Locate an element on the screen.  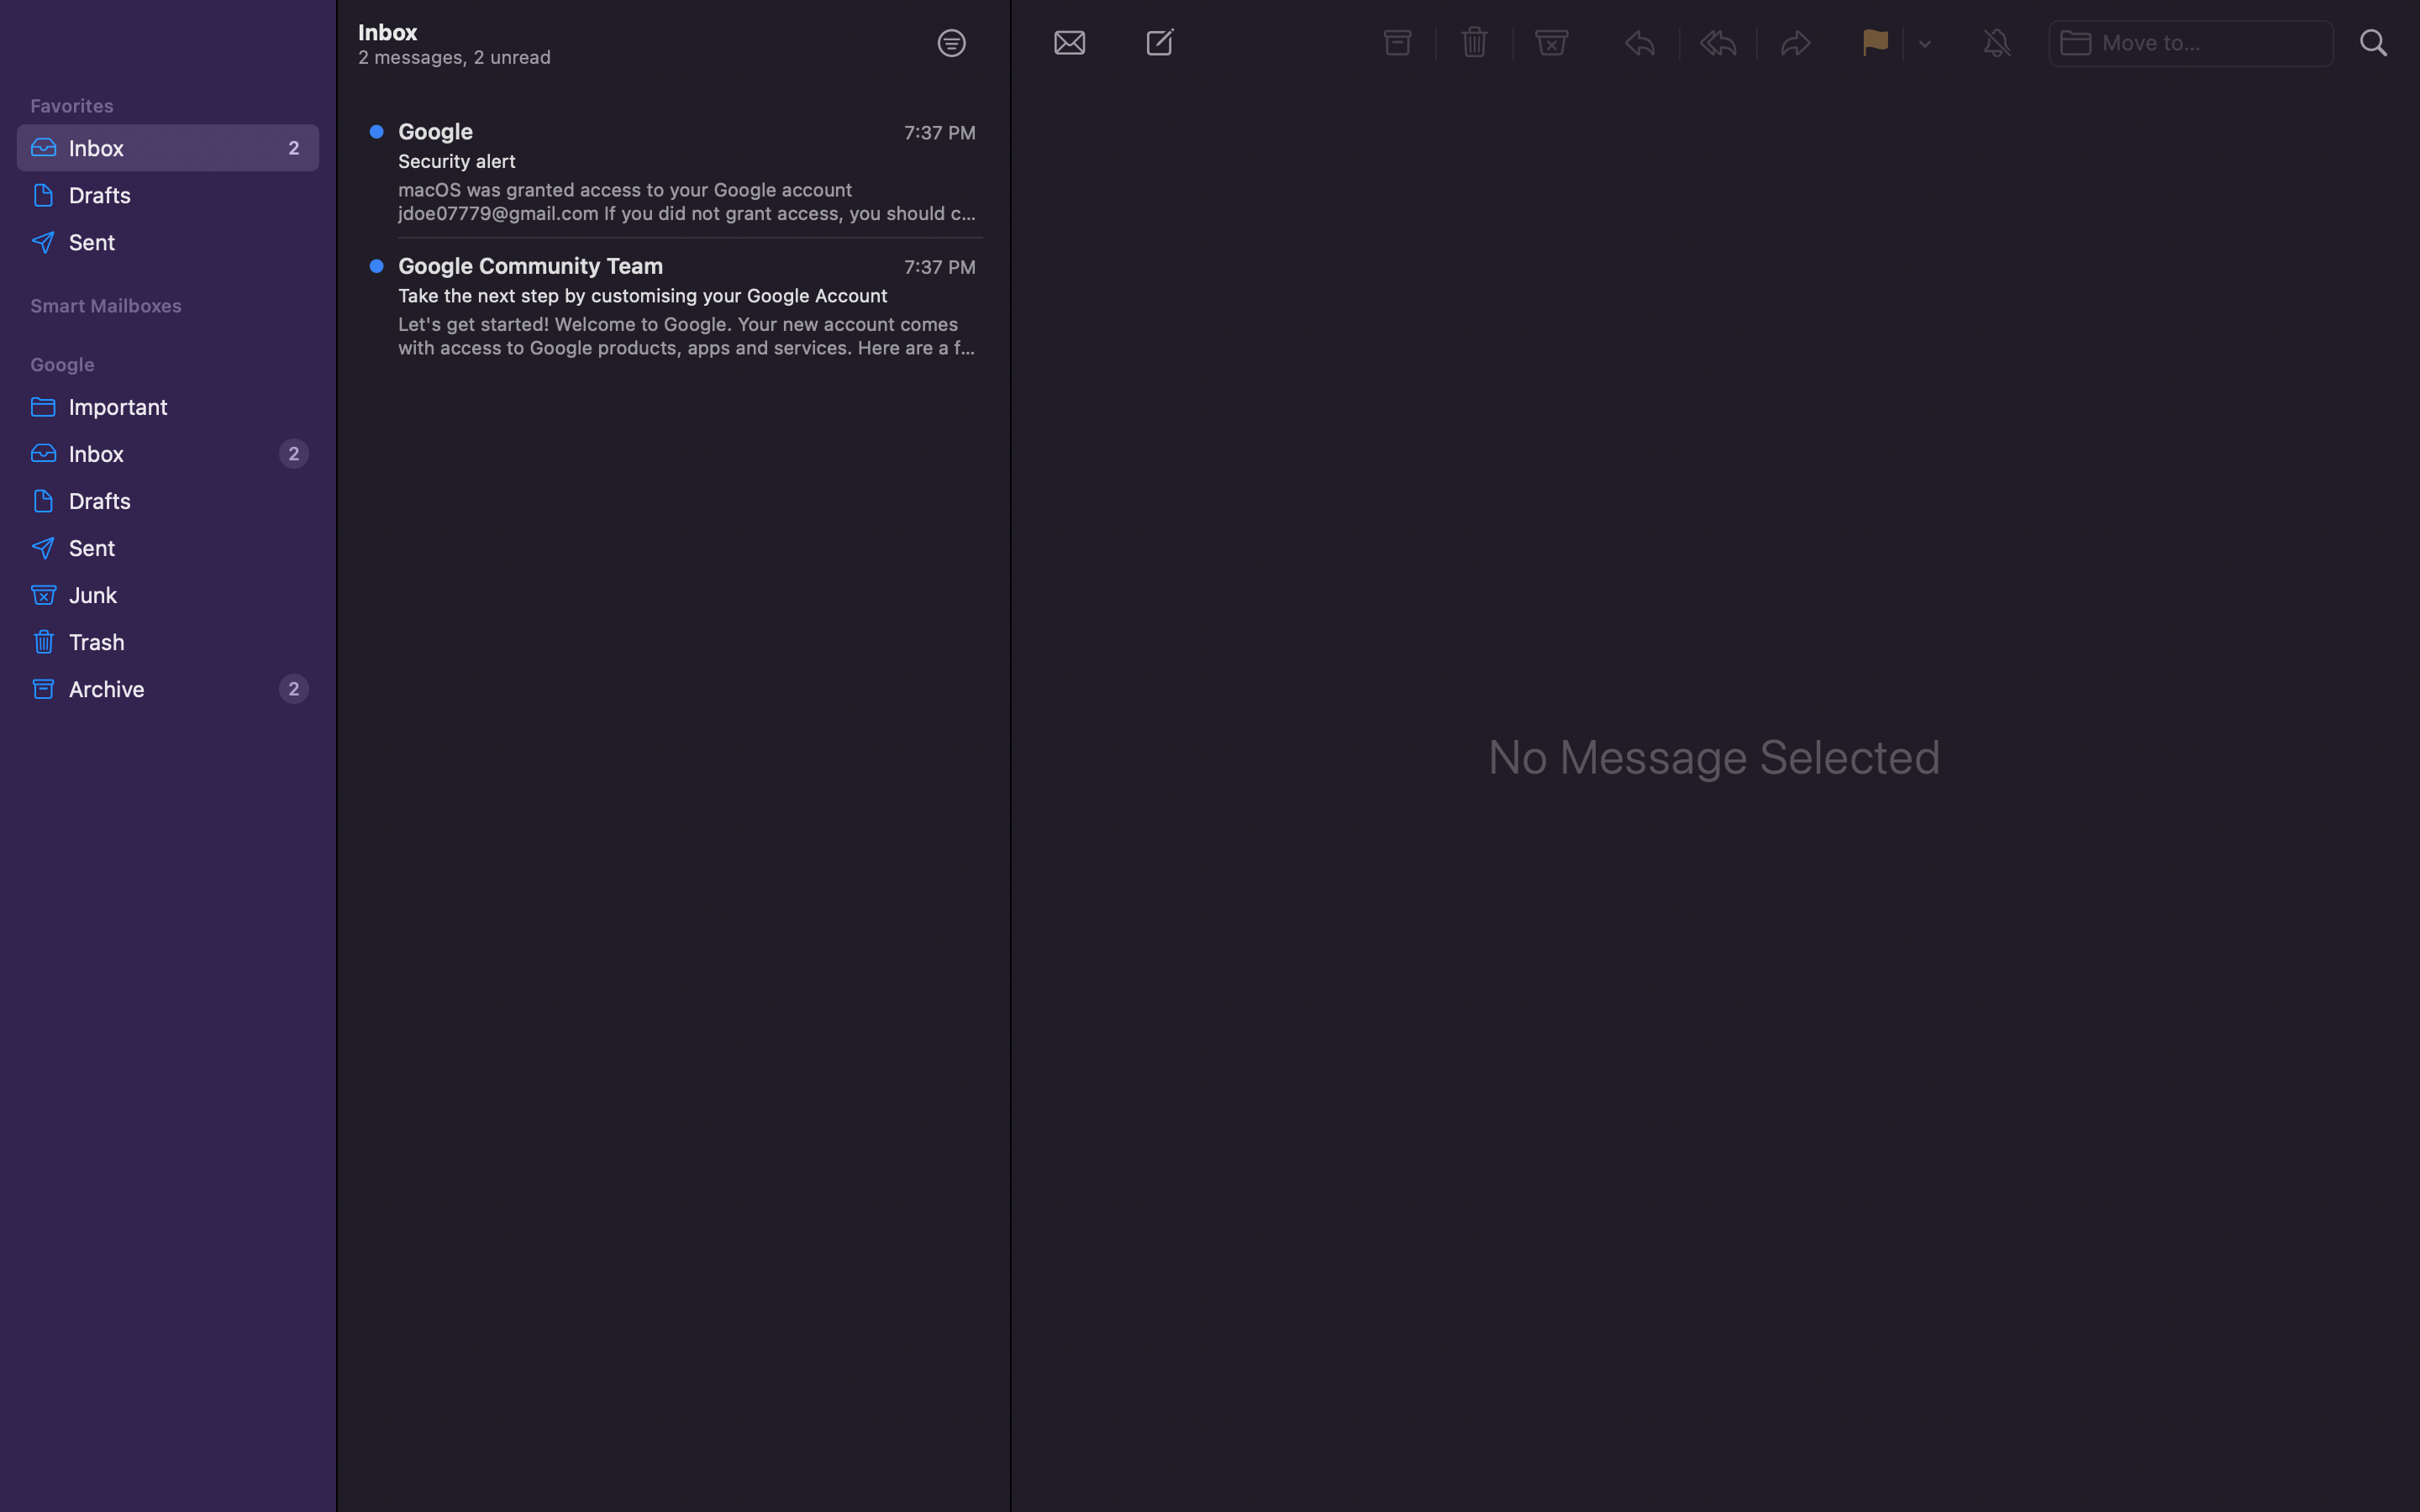
Disable the noise for the existing talk is located at coordinates (1998, 41).